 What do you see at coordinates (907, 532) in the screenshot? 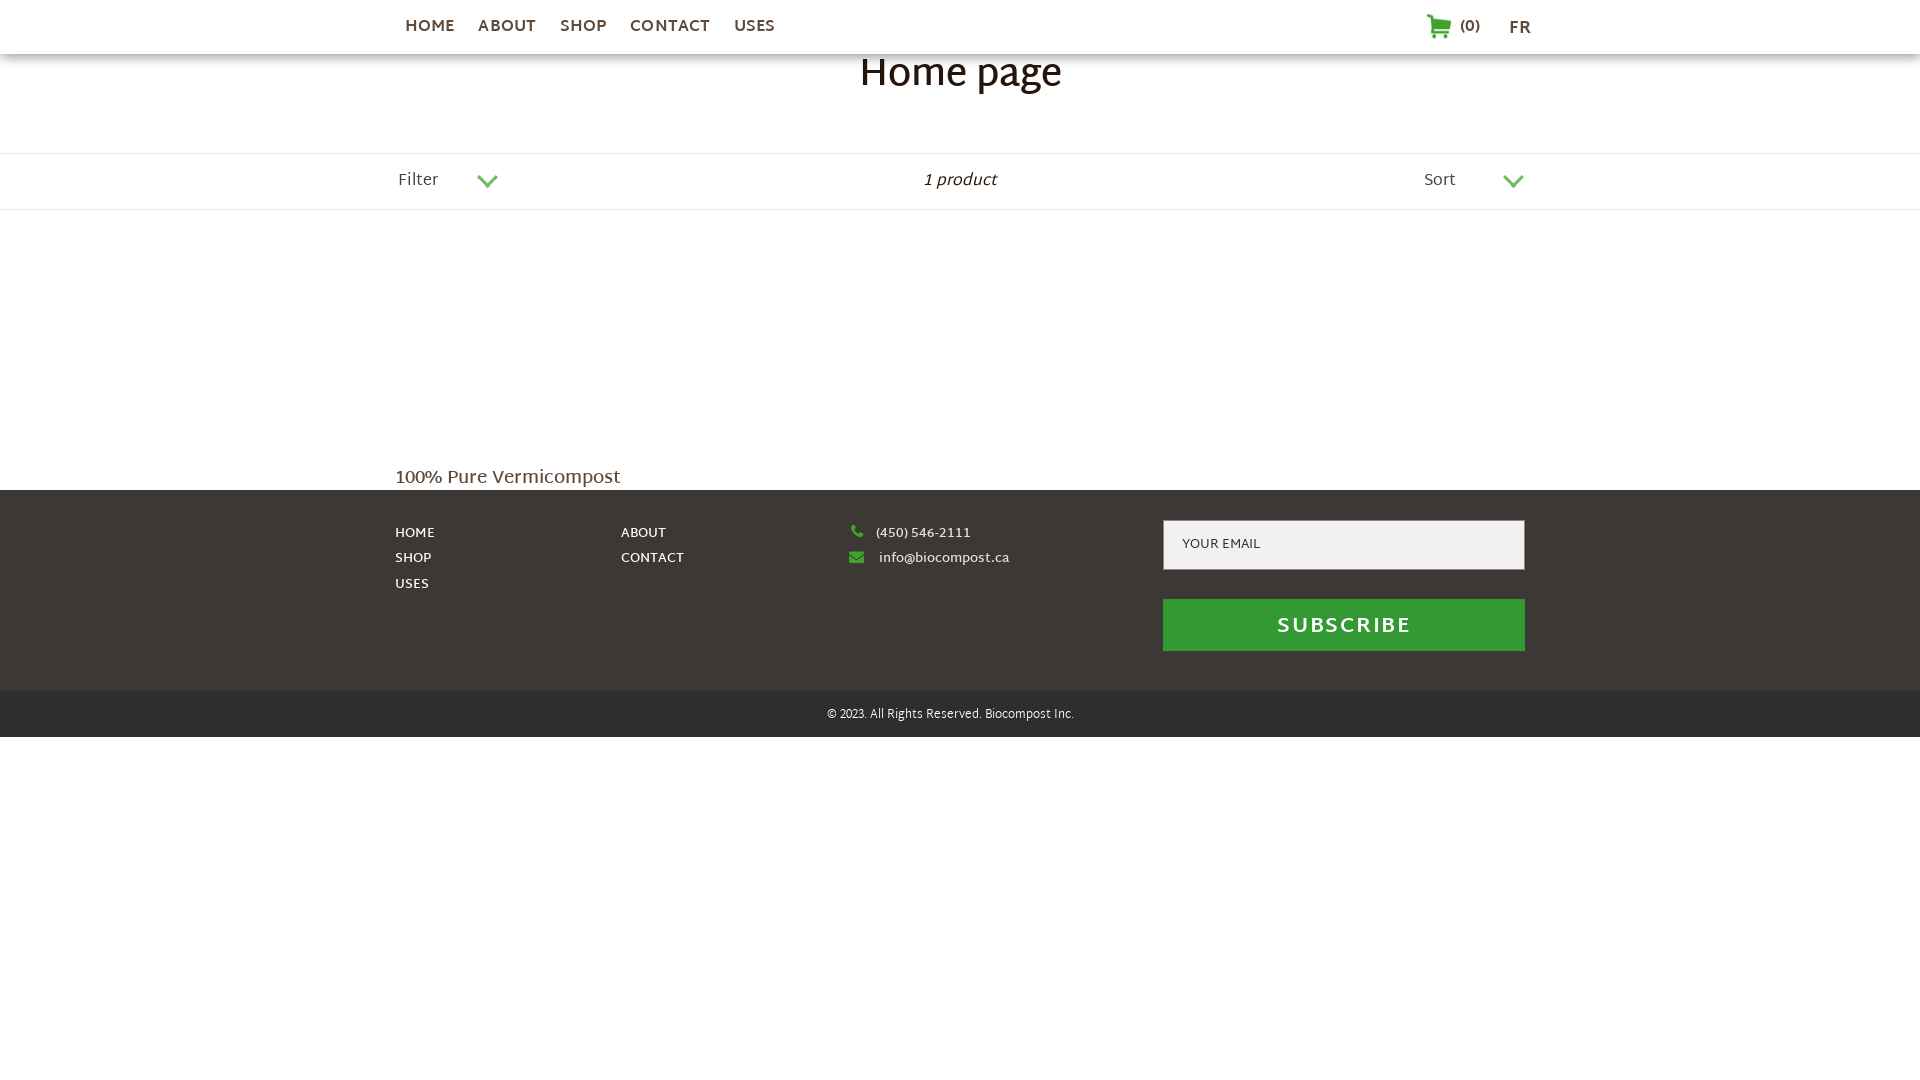
I see `'(450) 546-2111'` at bounding box center [907, 532].